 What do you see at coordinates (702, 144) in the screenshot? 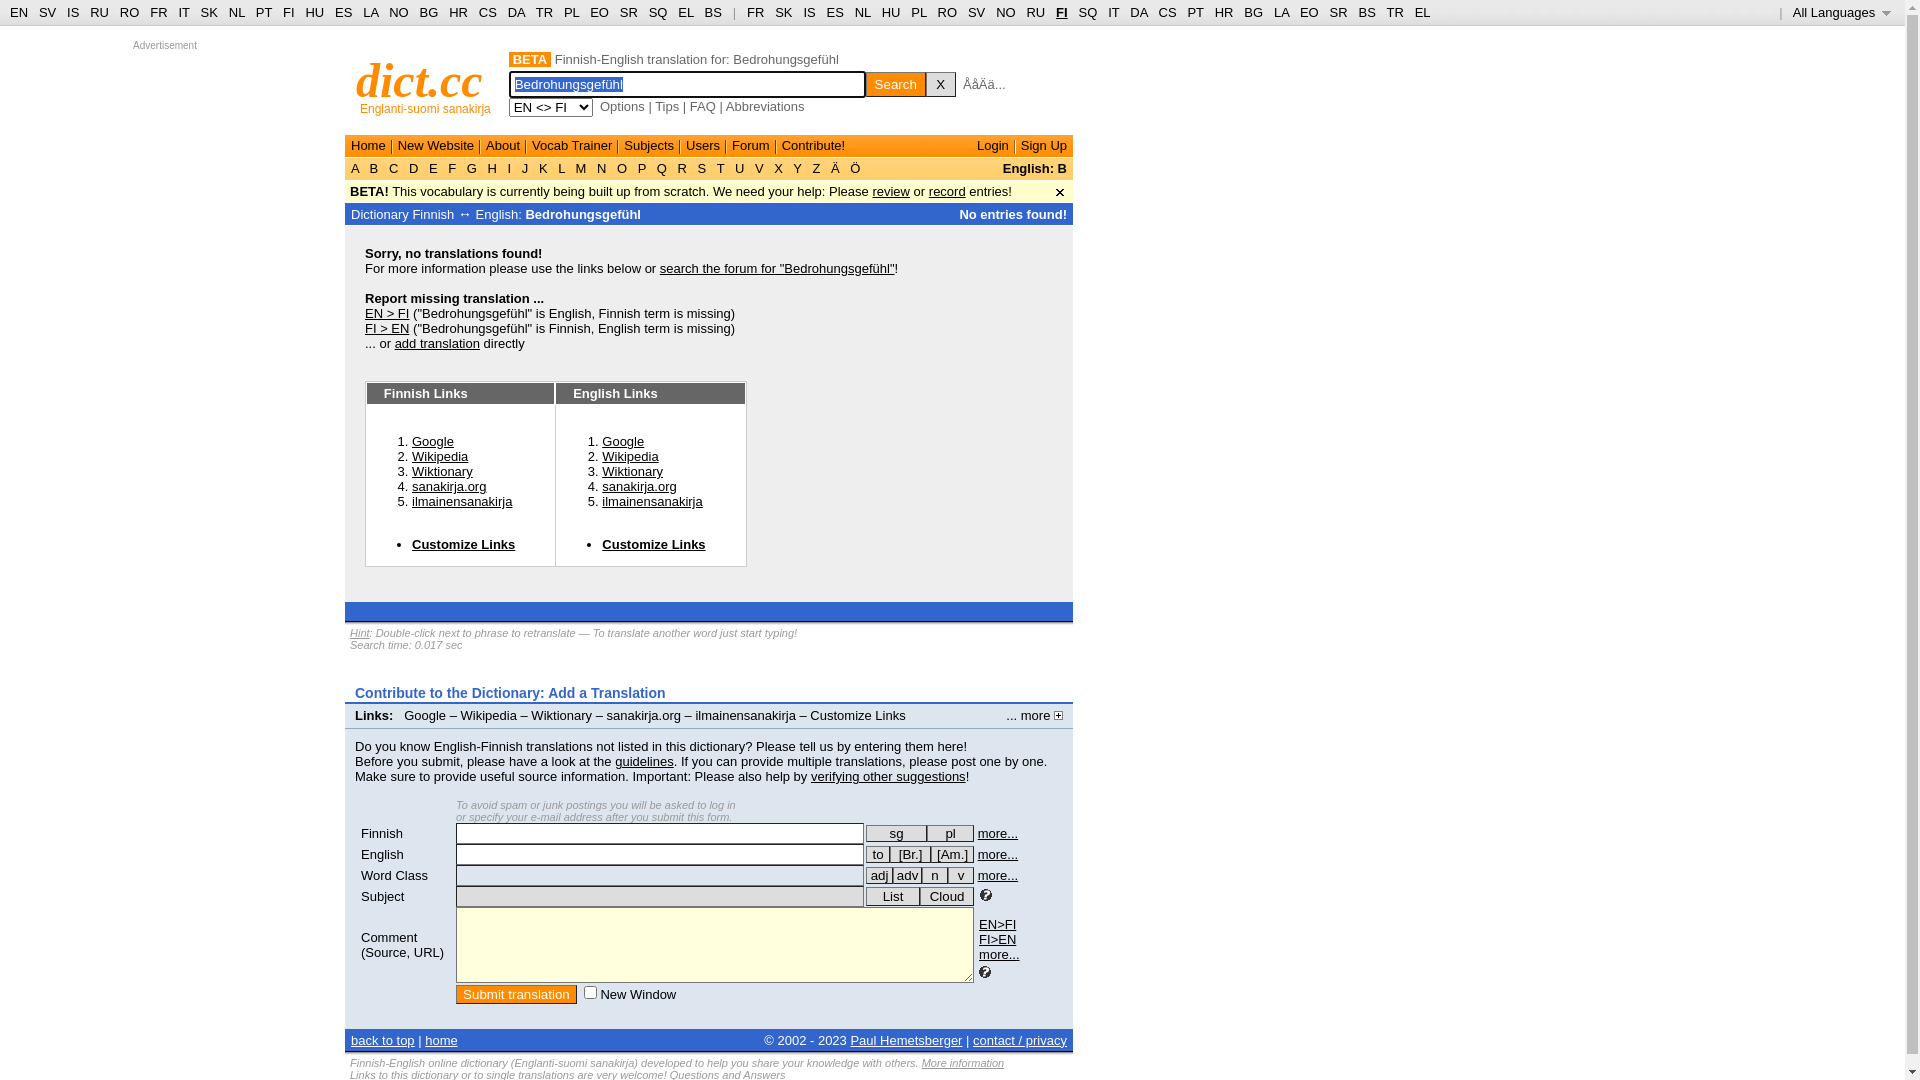
I see `'Users'` at bounding box center [702, 144].